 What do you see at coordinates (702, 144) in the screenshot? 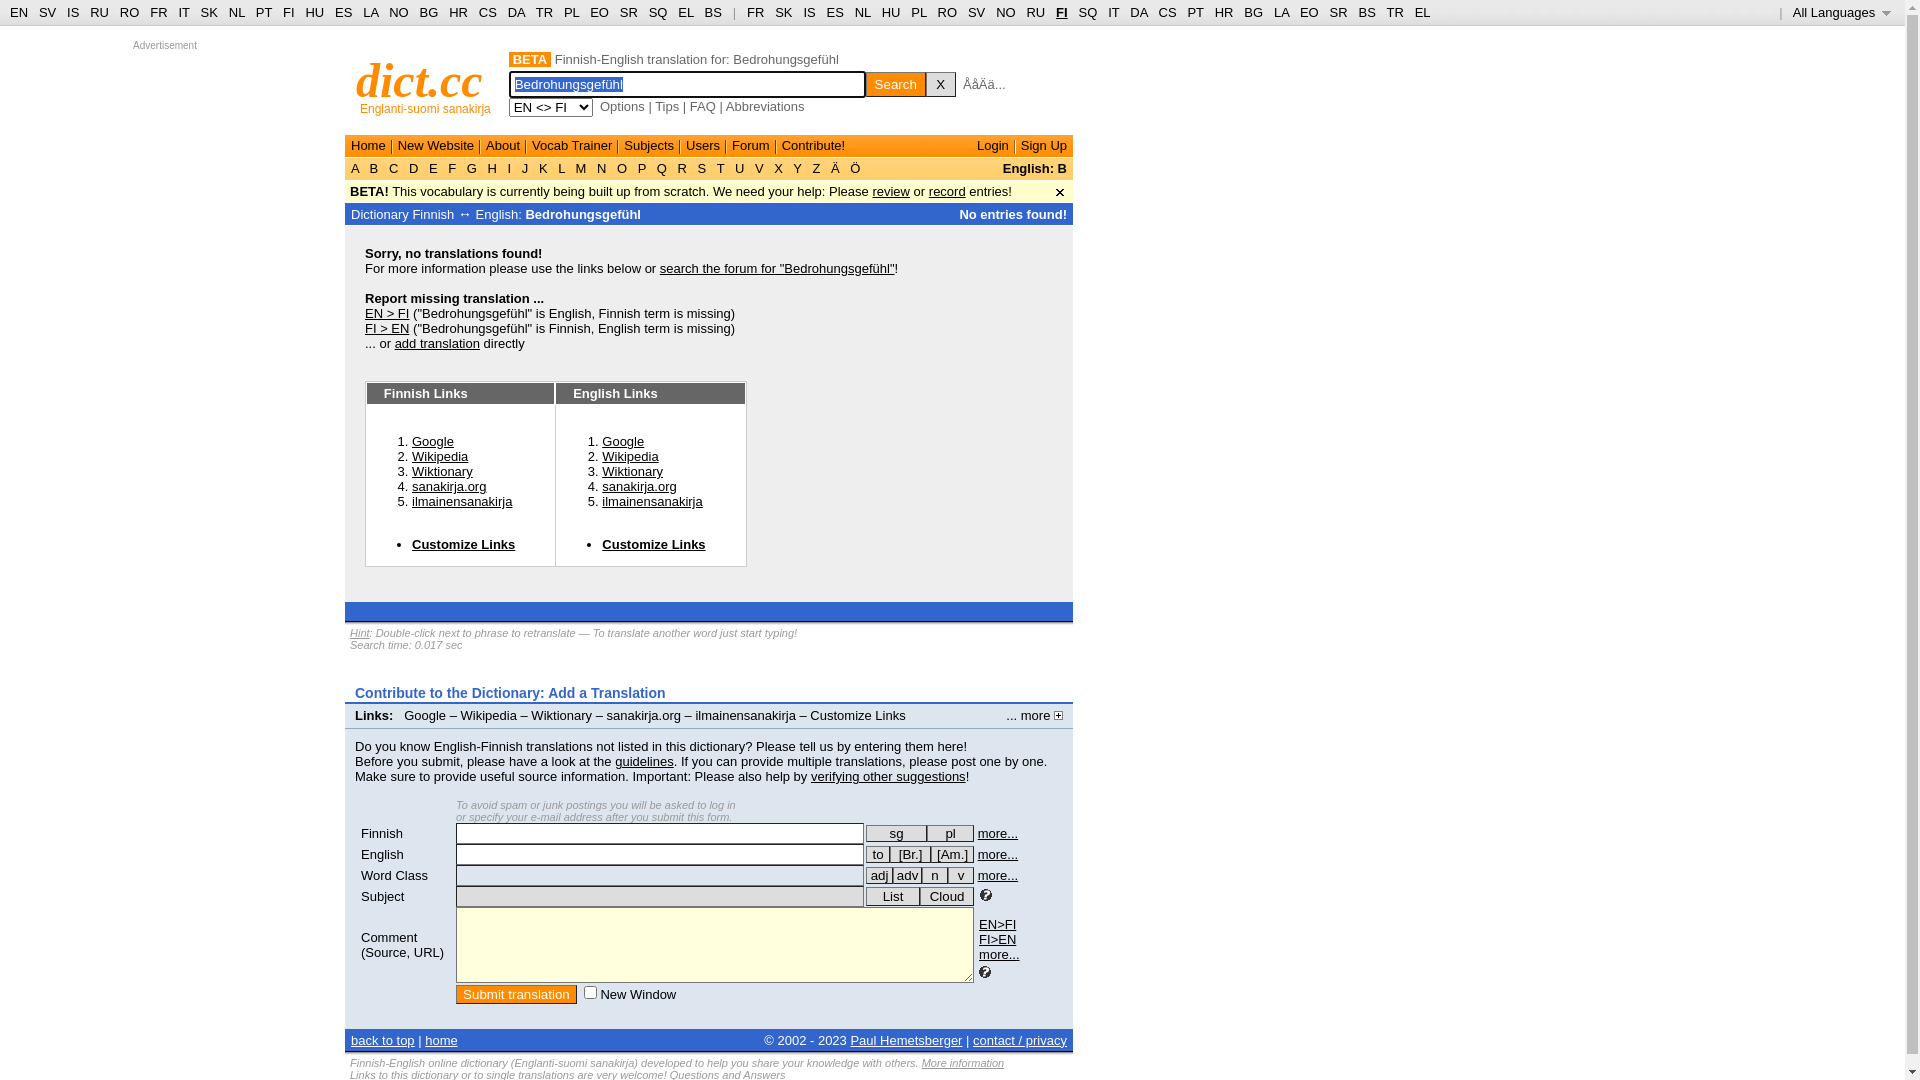
I see `'Users'` at bounding box center [702, 144].